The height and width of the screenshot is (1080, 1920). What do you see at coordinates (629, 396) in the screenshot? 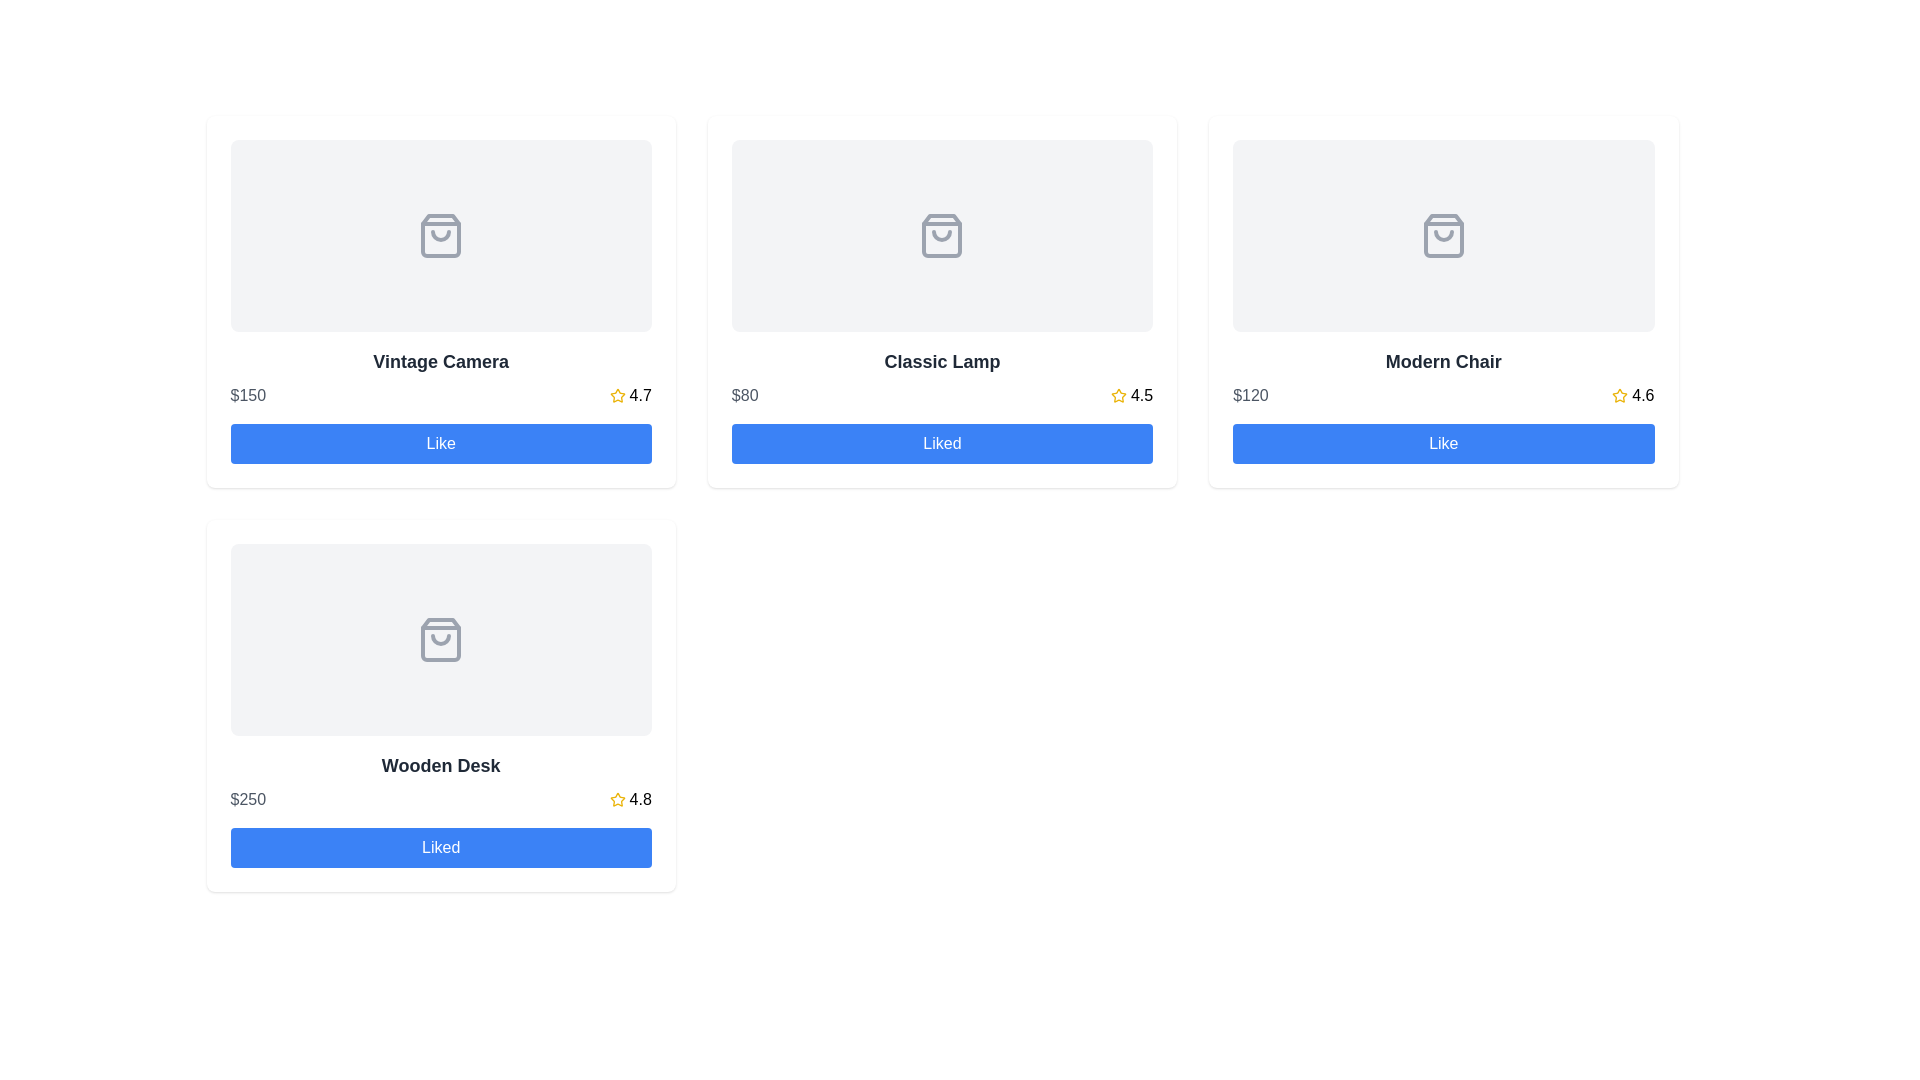
I see `the rating display component consisting of a yellow star icon and the text '4.7', located at the top-right corner of the 'Vintage Camera' card` at bounding box center [629, 396].